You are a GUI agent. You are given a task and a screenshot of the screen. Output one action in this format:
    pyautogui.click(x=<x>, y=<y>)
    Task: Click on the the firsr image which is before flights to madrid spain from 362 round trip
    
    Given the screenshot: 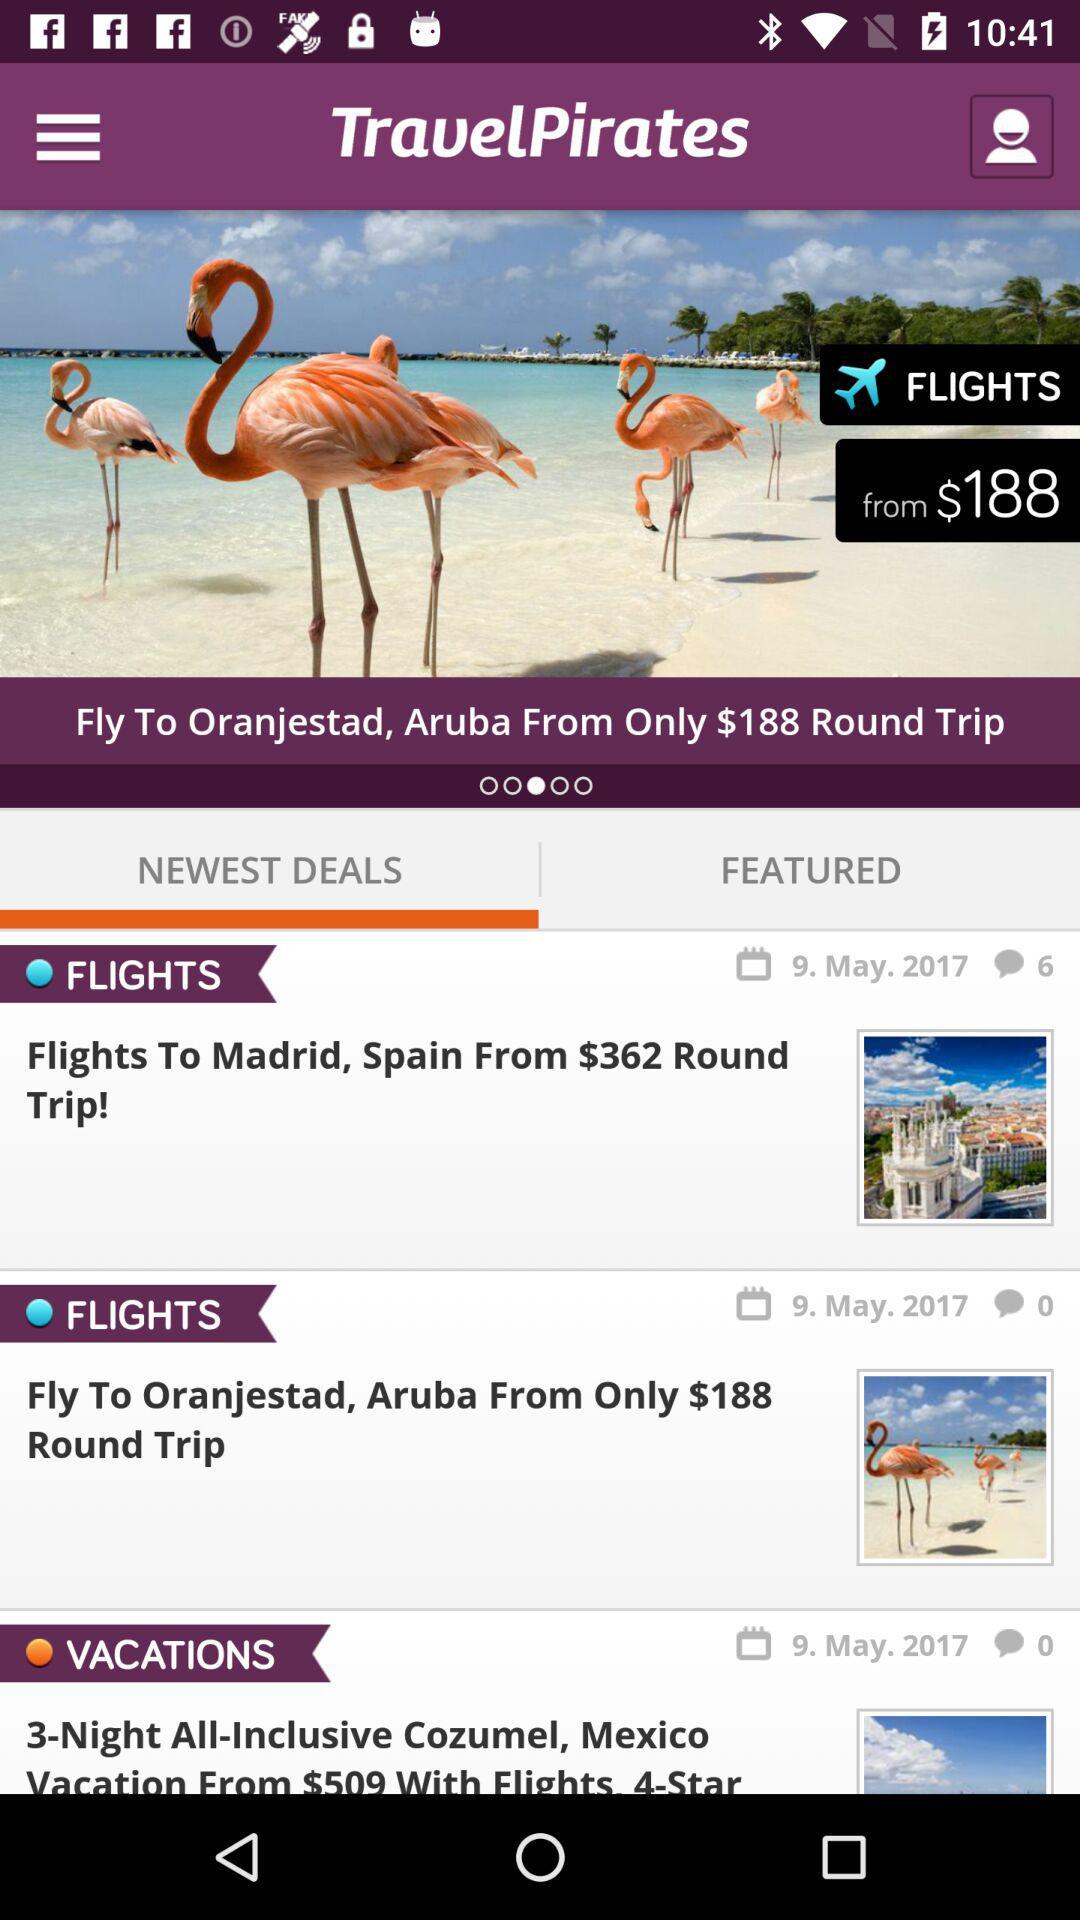 What is the action you would take?
    pyautogui.click(x=954, y=1127)
    